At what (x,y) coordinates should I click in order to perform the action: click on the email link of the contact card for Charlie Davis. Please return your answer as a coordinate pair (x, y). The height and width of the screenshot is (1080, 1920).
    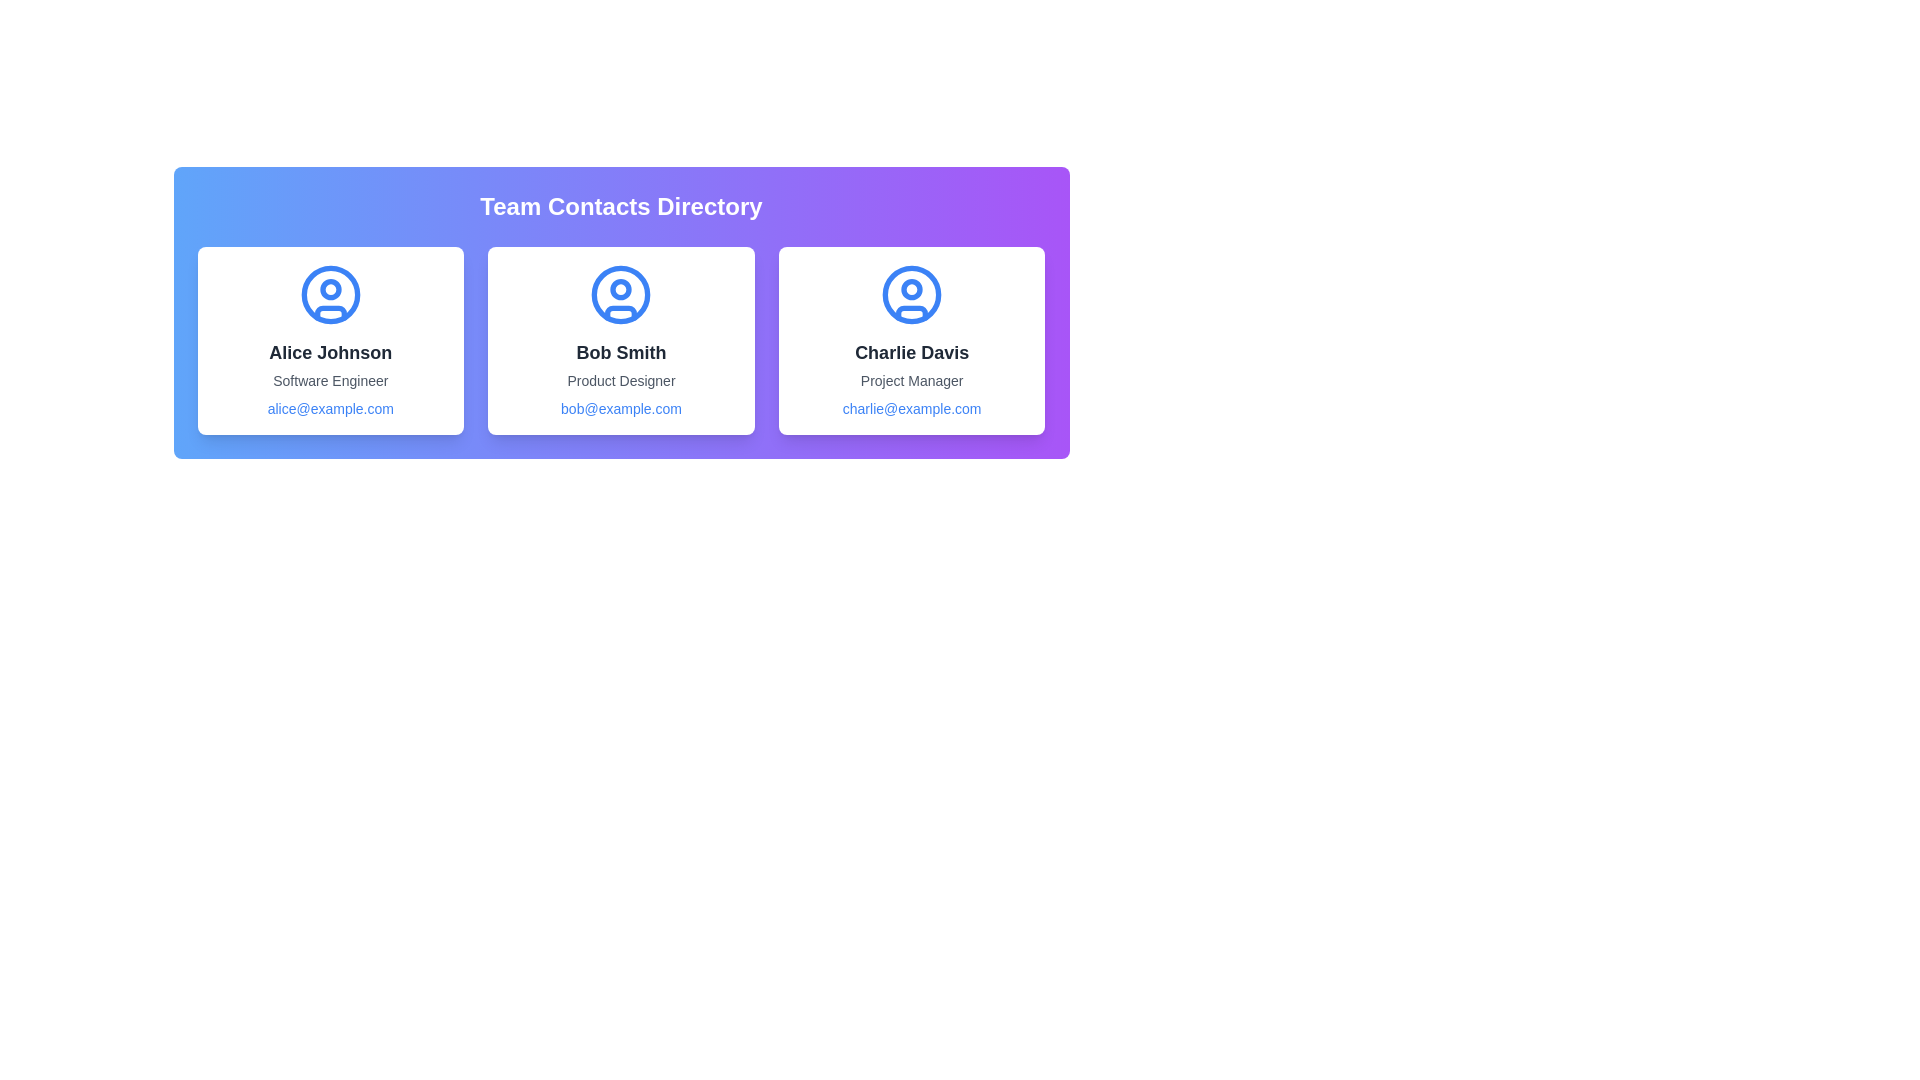
    Looking at the image, I should click on (911, 407).